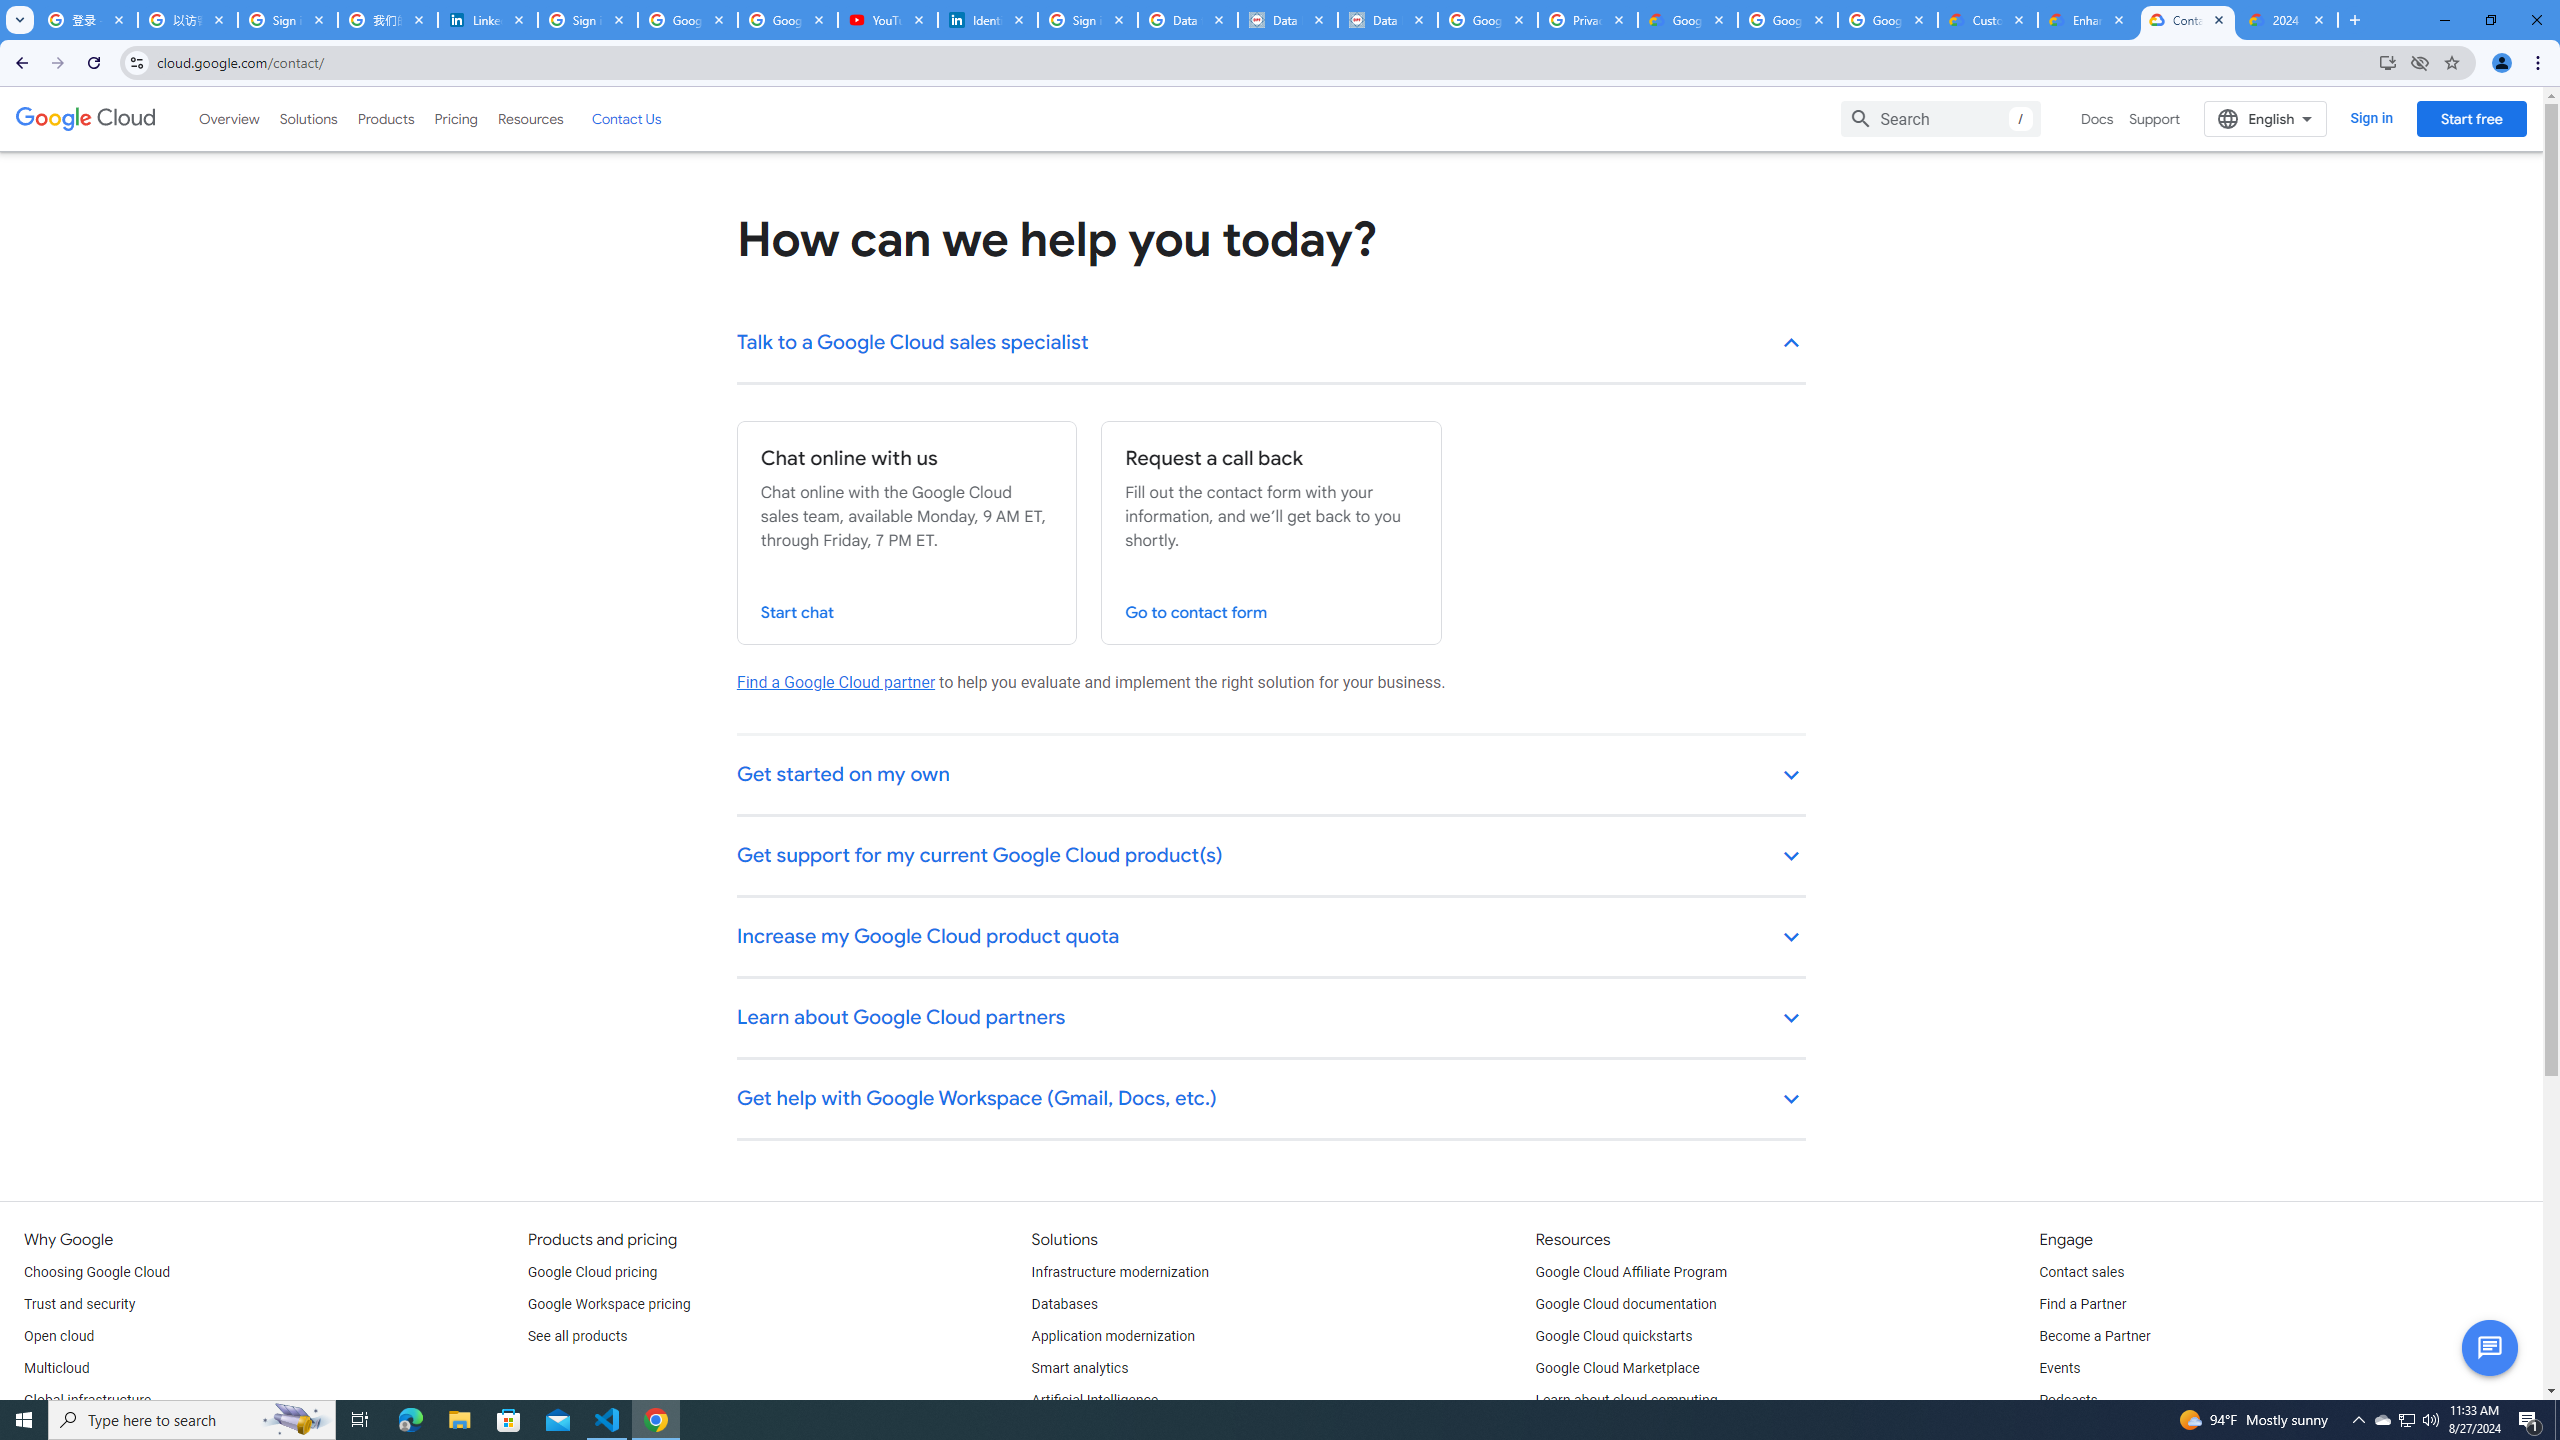 This screenshot has width=2560, height=1440. What do you see at coordinates (97, 1271) in the screenshot?
I see `'Choosing Google Cloud'` at bounding box center [97, 1271].